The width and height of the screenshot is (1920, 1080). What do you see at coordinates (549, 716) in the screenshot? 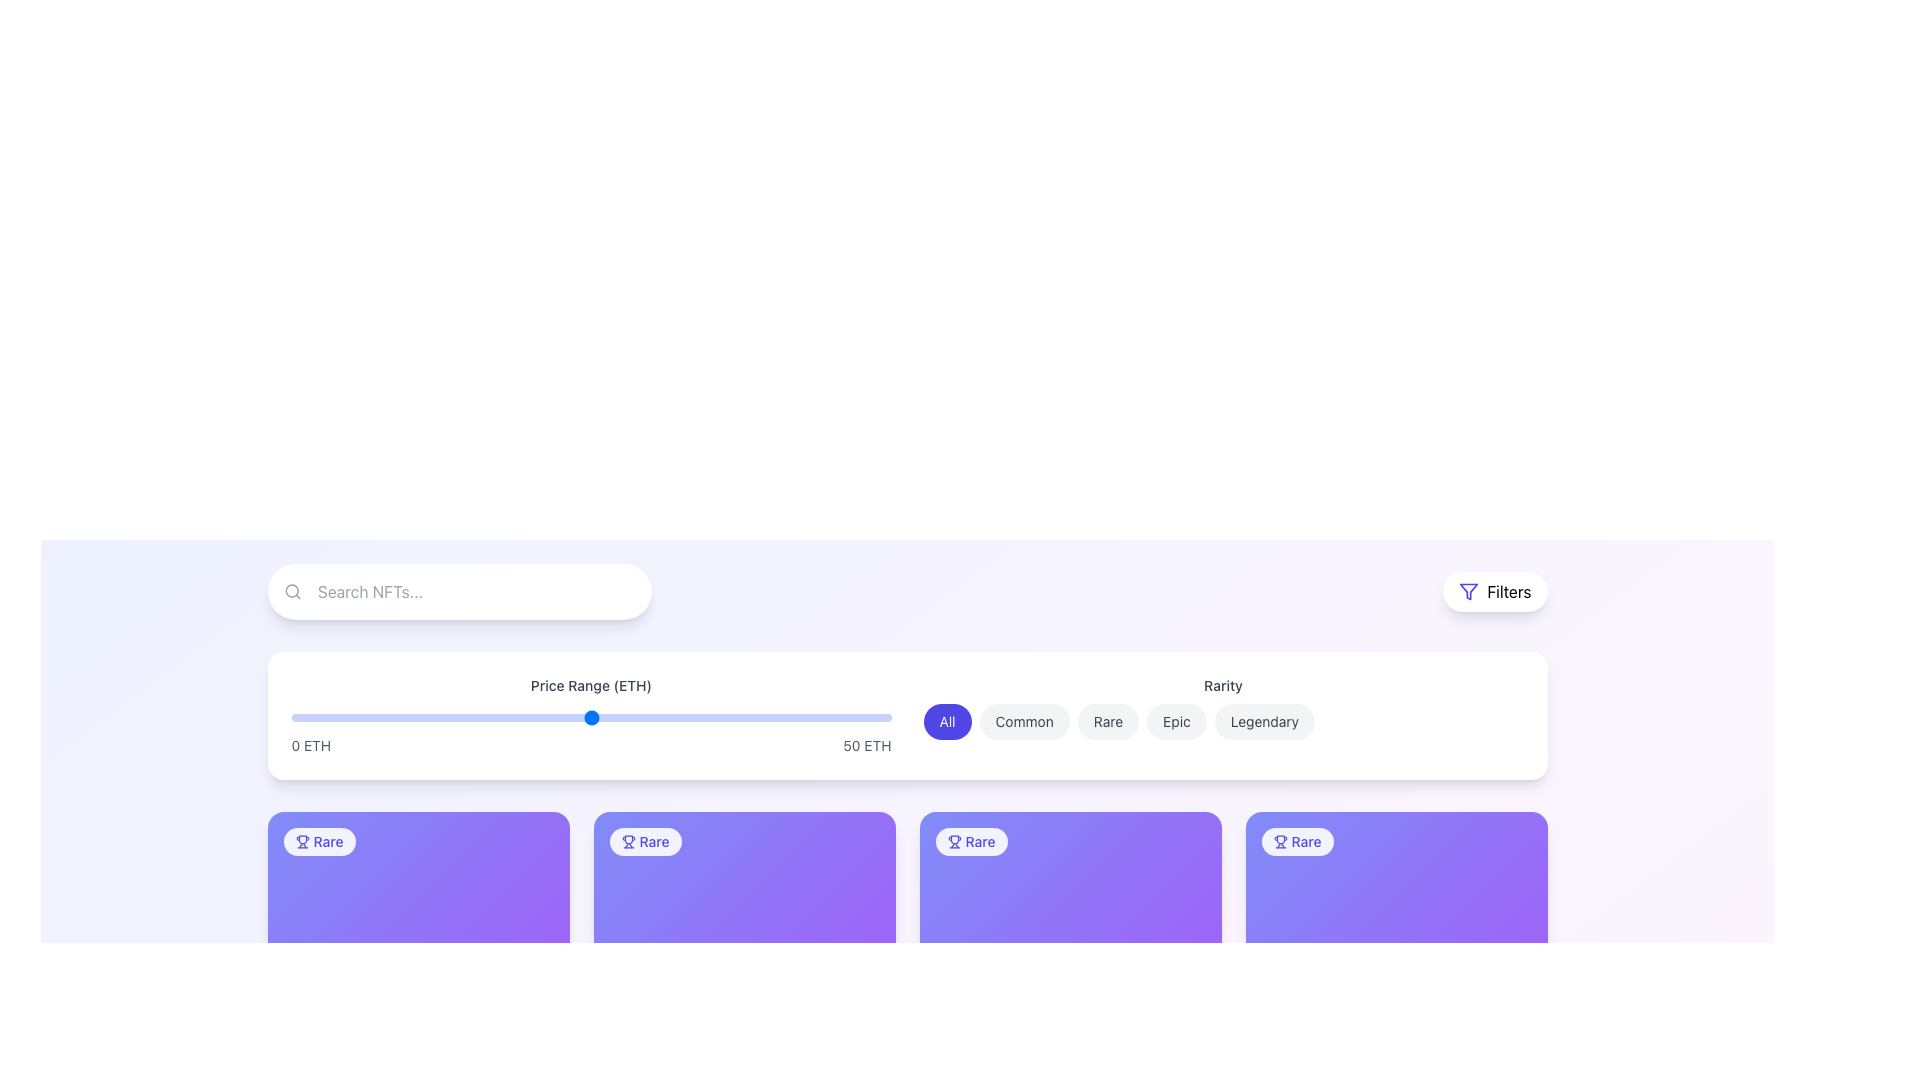
I see `the slider value` at bounding box center [549, 716].